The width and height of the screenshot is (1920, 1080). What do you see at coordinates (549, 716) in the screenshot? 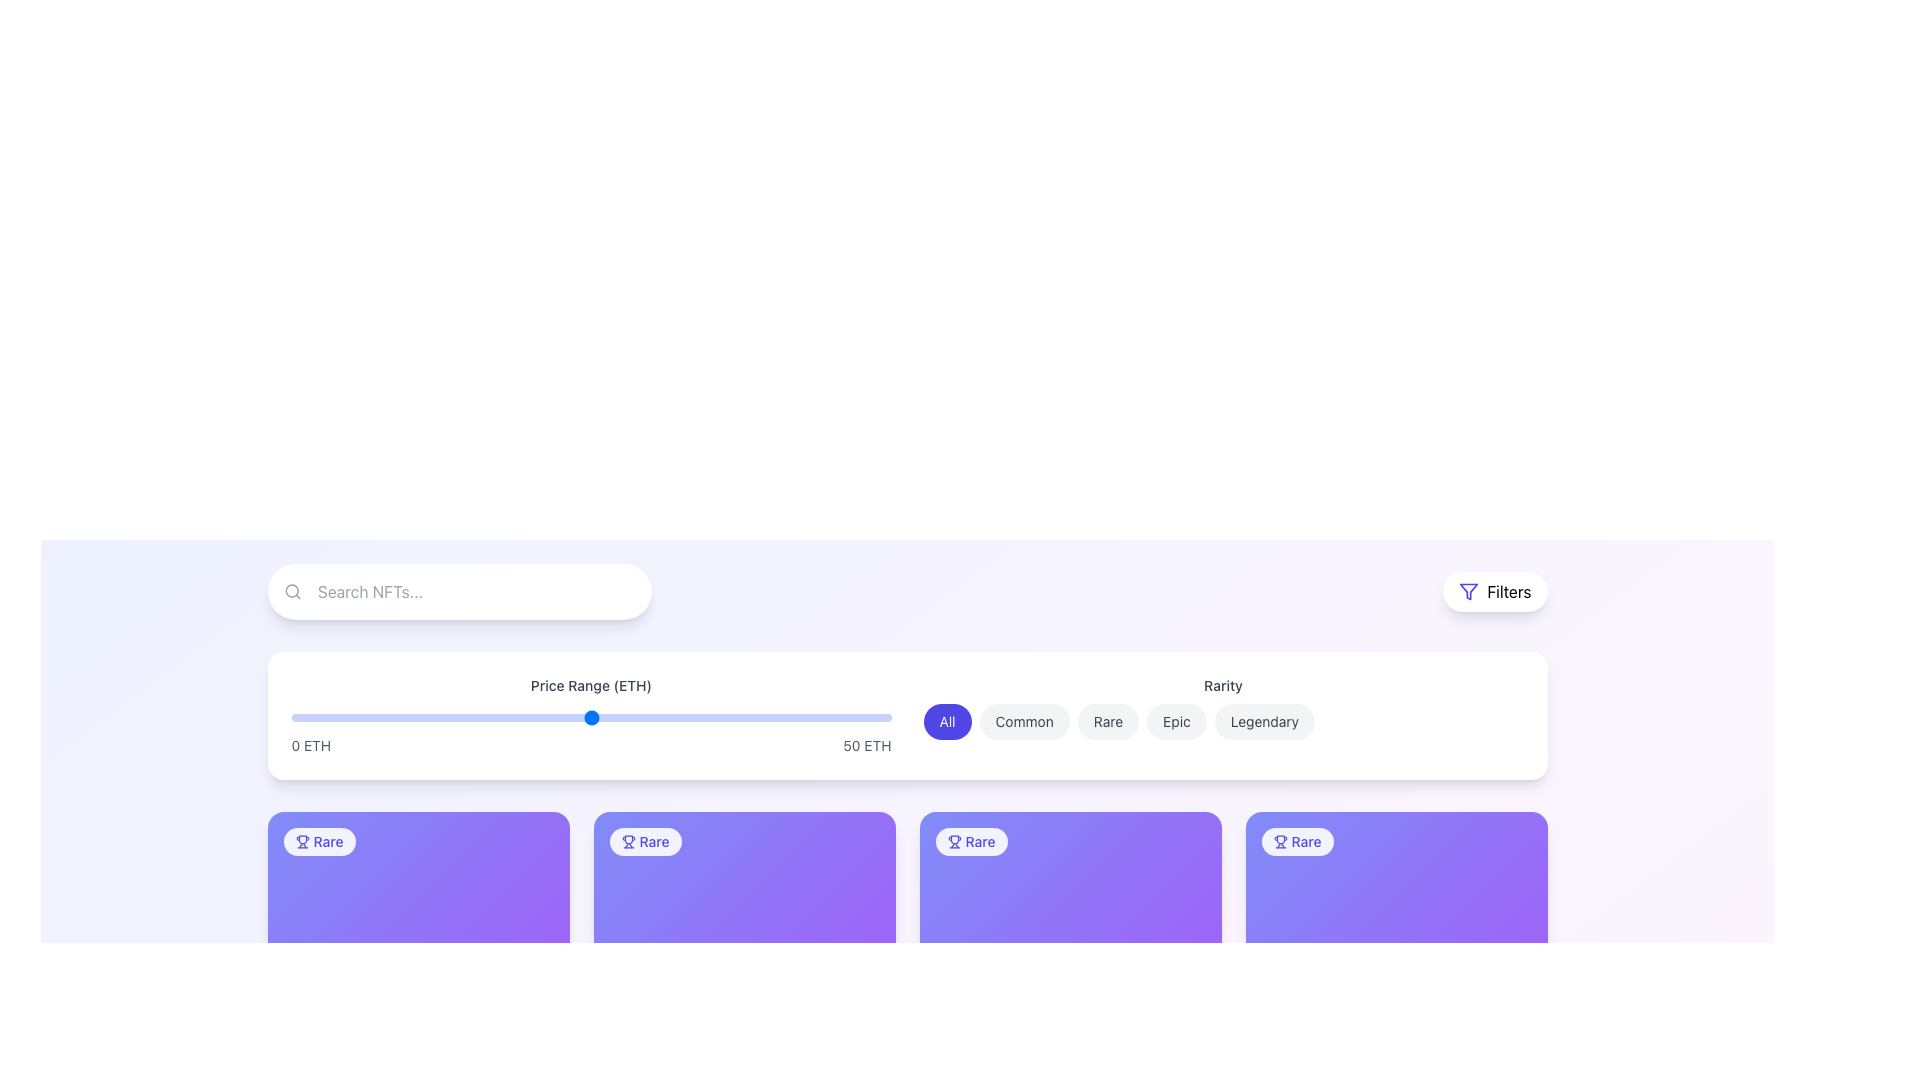
I see `the slider value` at bounding box center [549, 716].